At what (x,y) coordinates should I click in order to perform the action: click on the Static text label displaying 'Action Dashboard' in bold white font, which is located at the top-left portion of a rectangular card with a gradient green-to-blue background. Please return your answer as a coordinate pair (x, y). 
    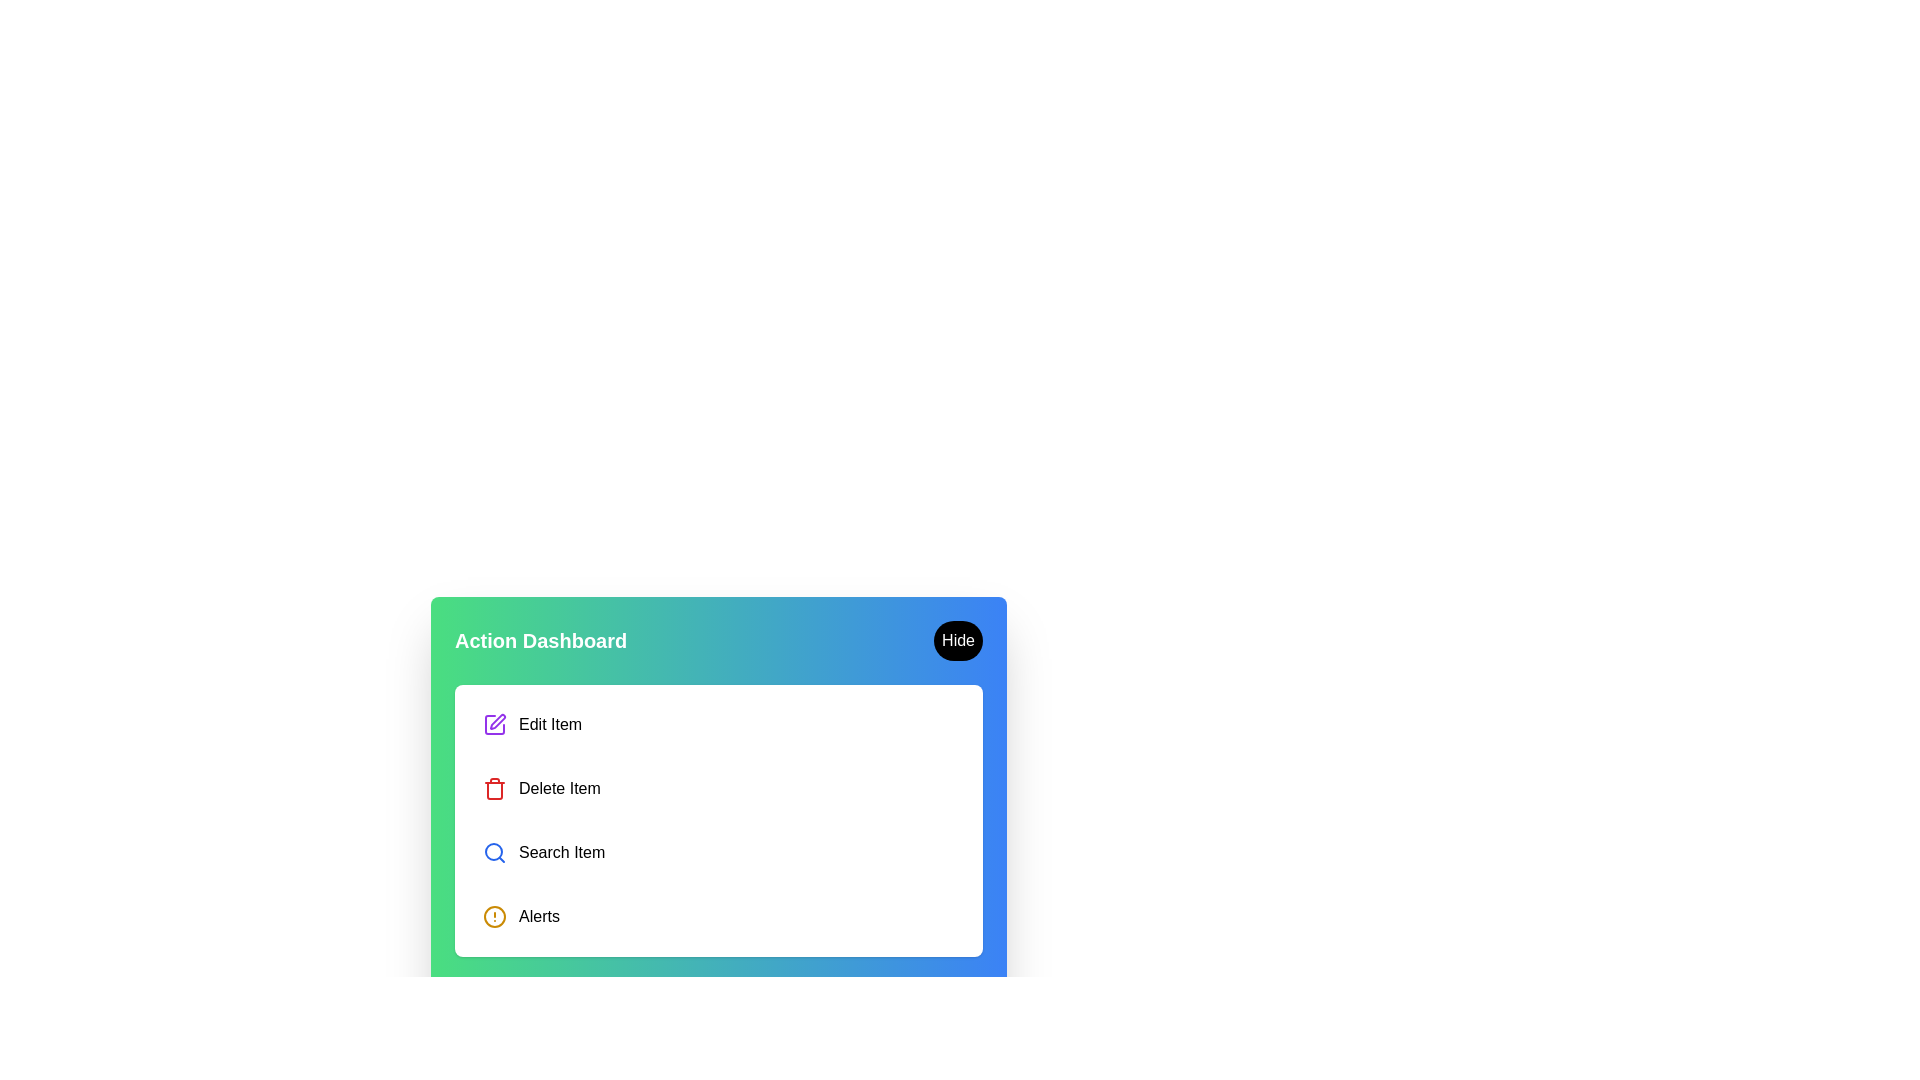
    Looking at the image, I should click on (541, 640).